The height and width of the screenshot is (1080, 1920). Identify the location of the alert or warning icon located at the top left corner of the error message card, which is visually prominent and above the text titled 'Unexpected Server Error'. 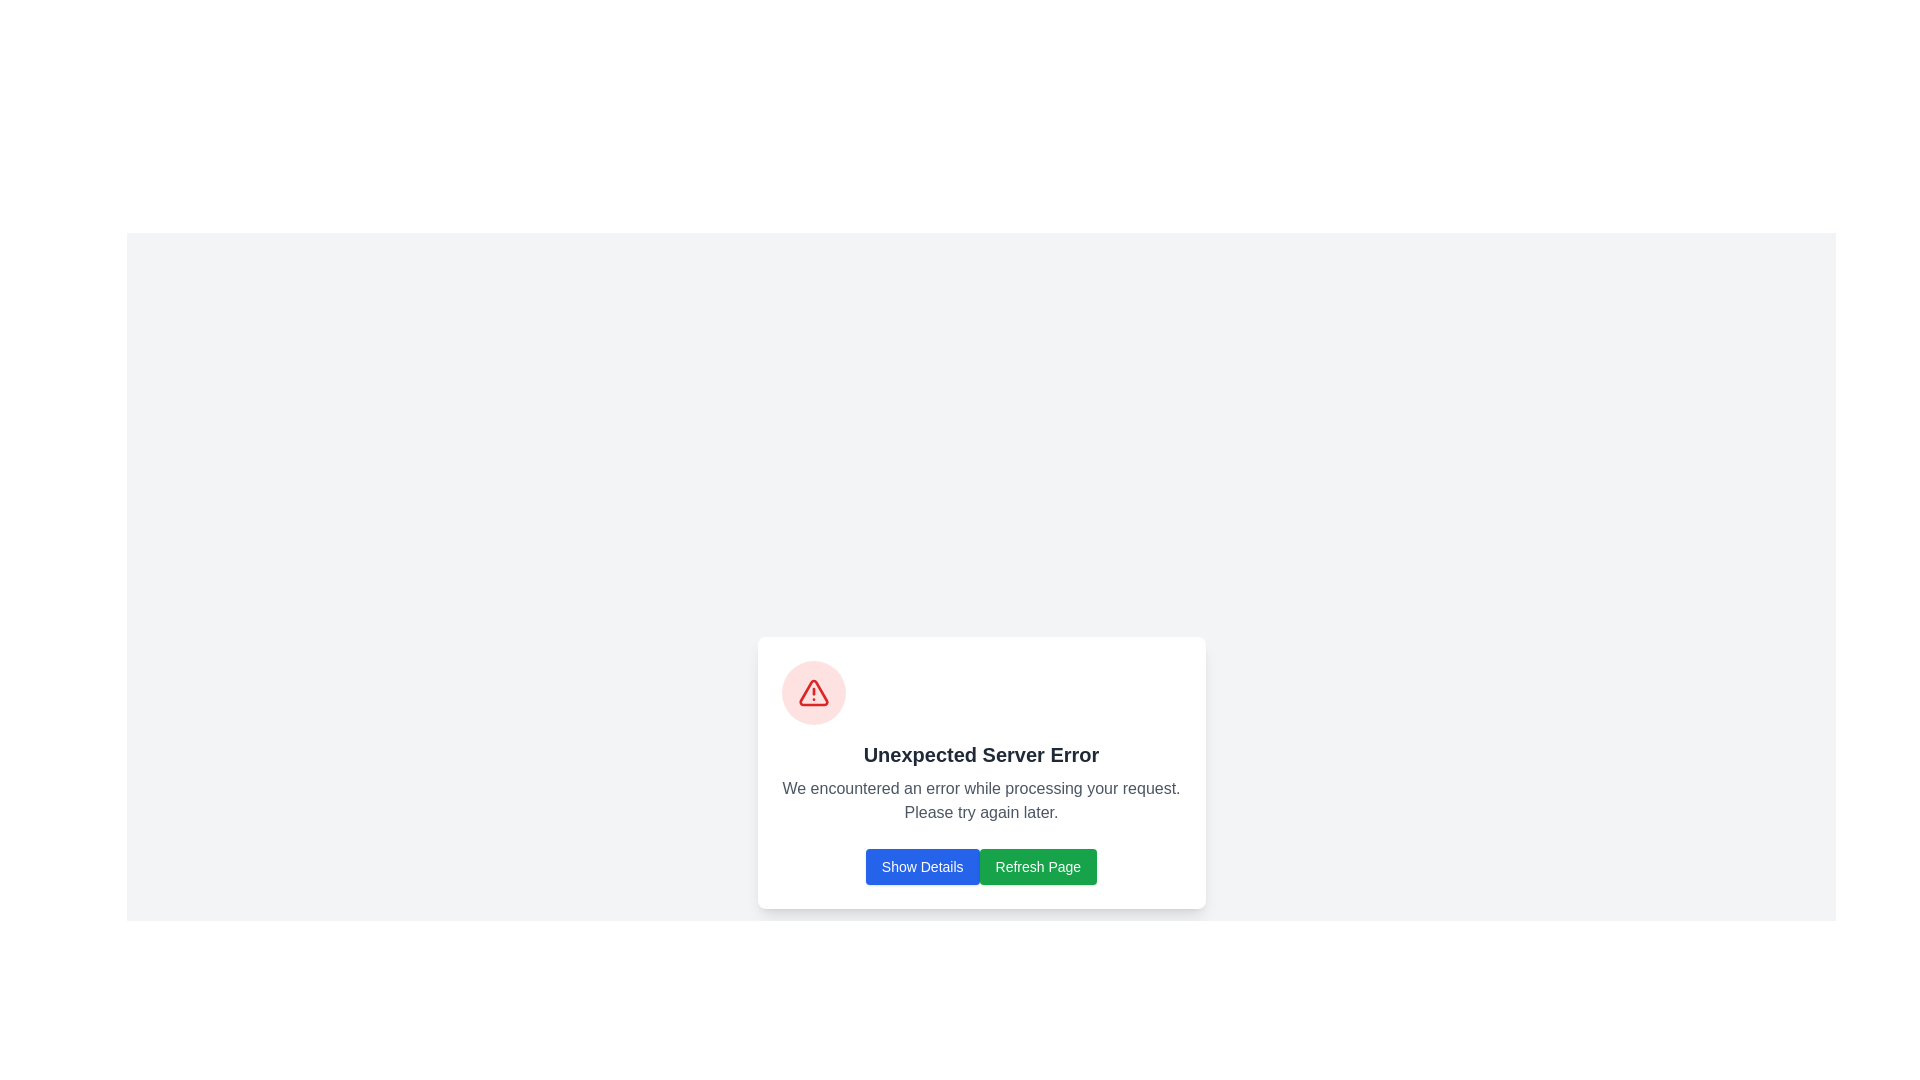
(813, 692).